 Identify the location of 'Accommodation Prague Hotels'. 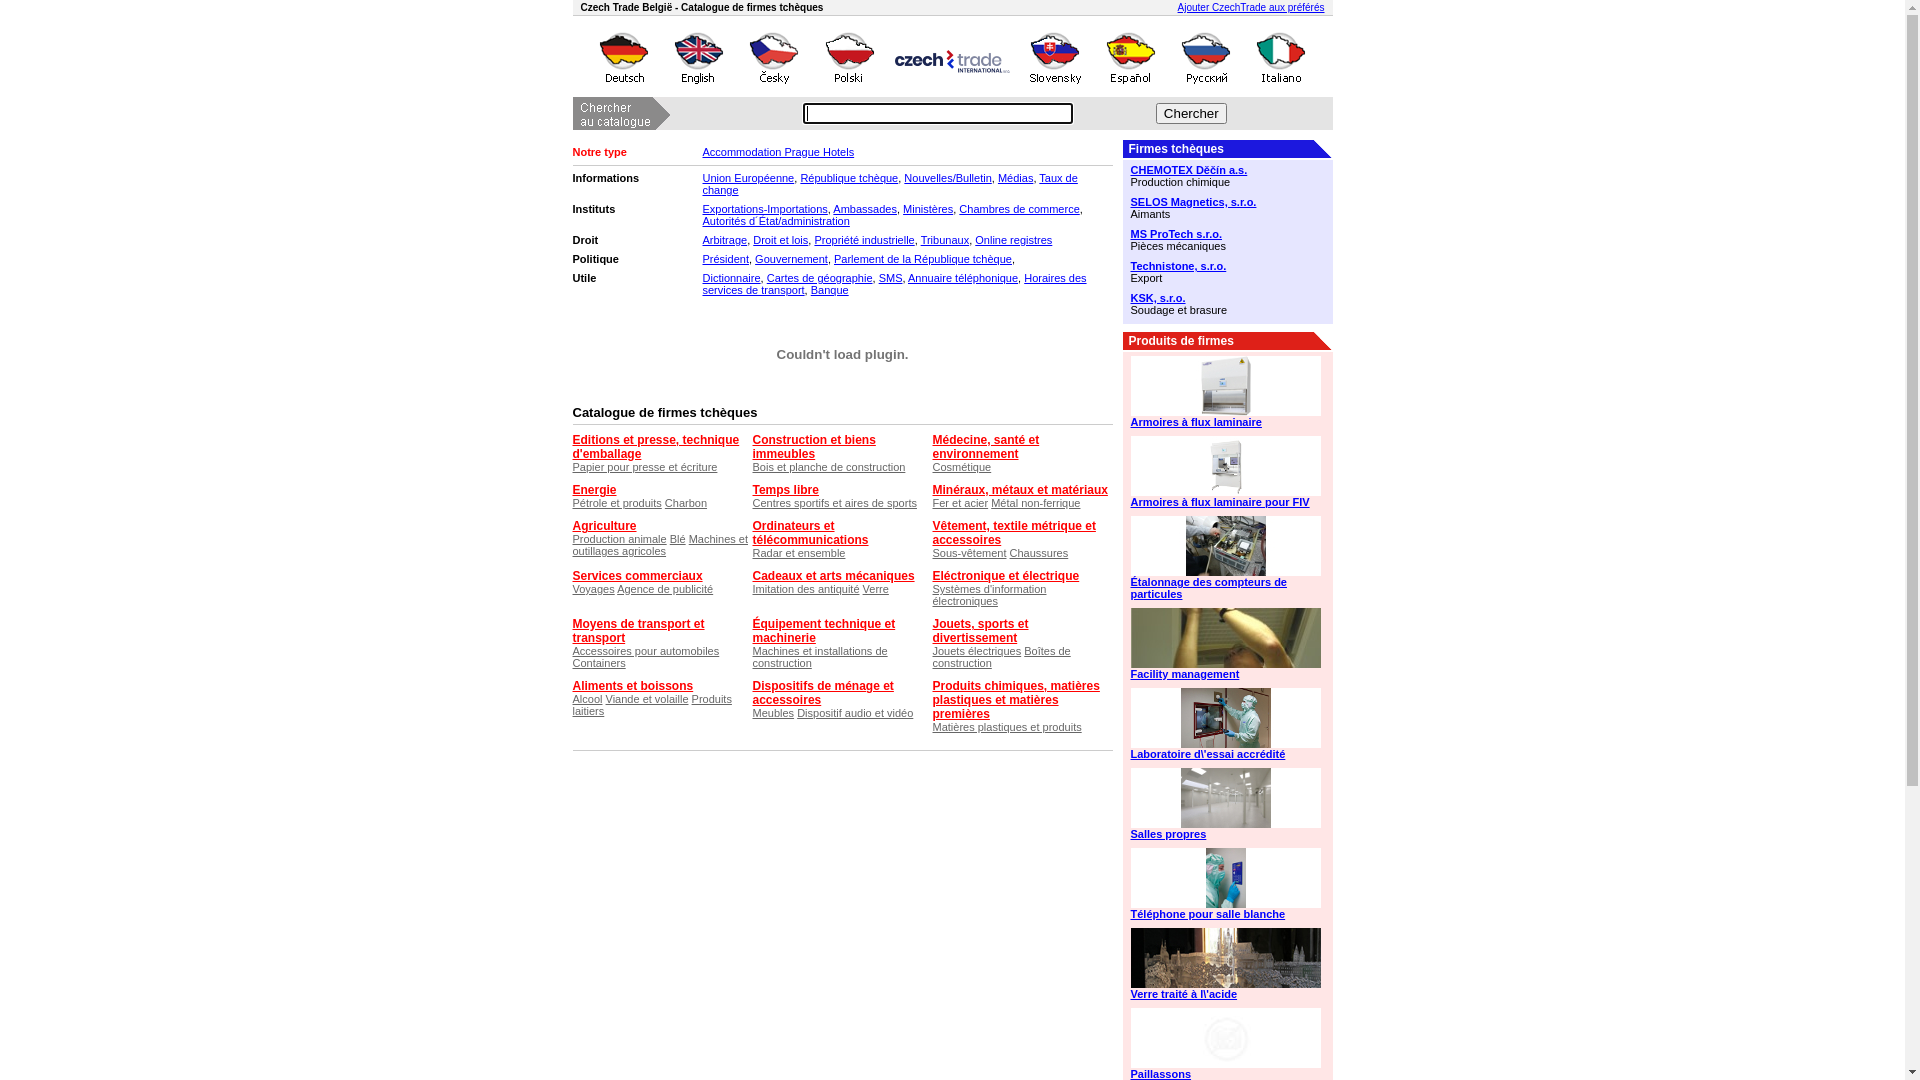
(701, 150).